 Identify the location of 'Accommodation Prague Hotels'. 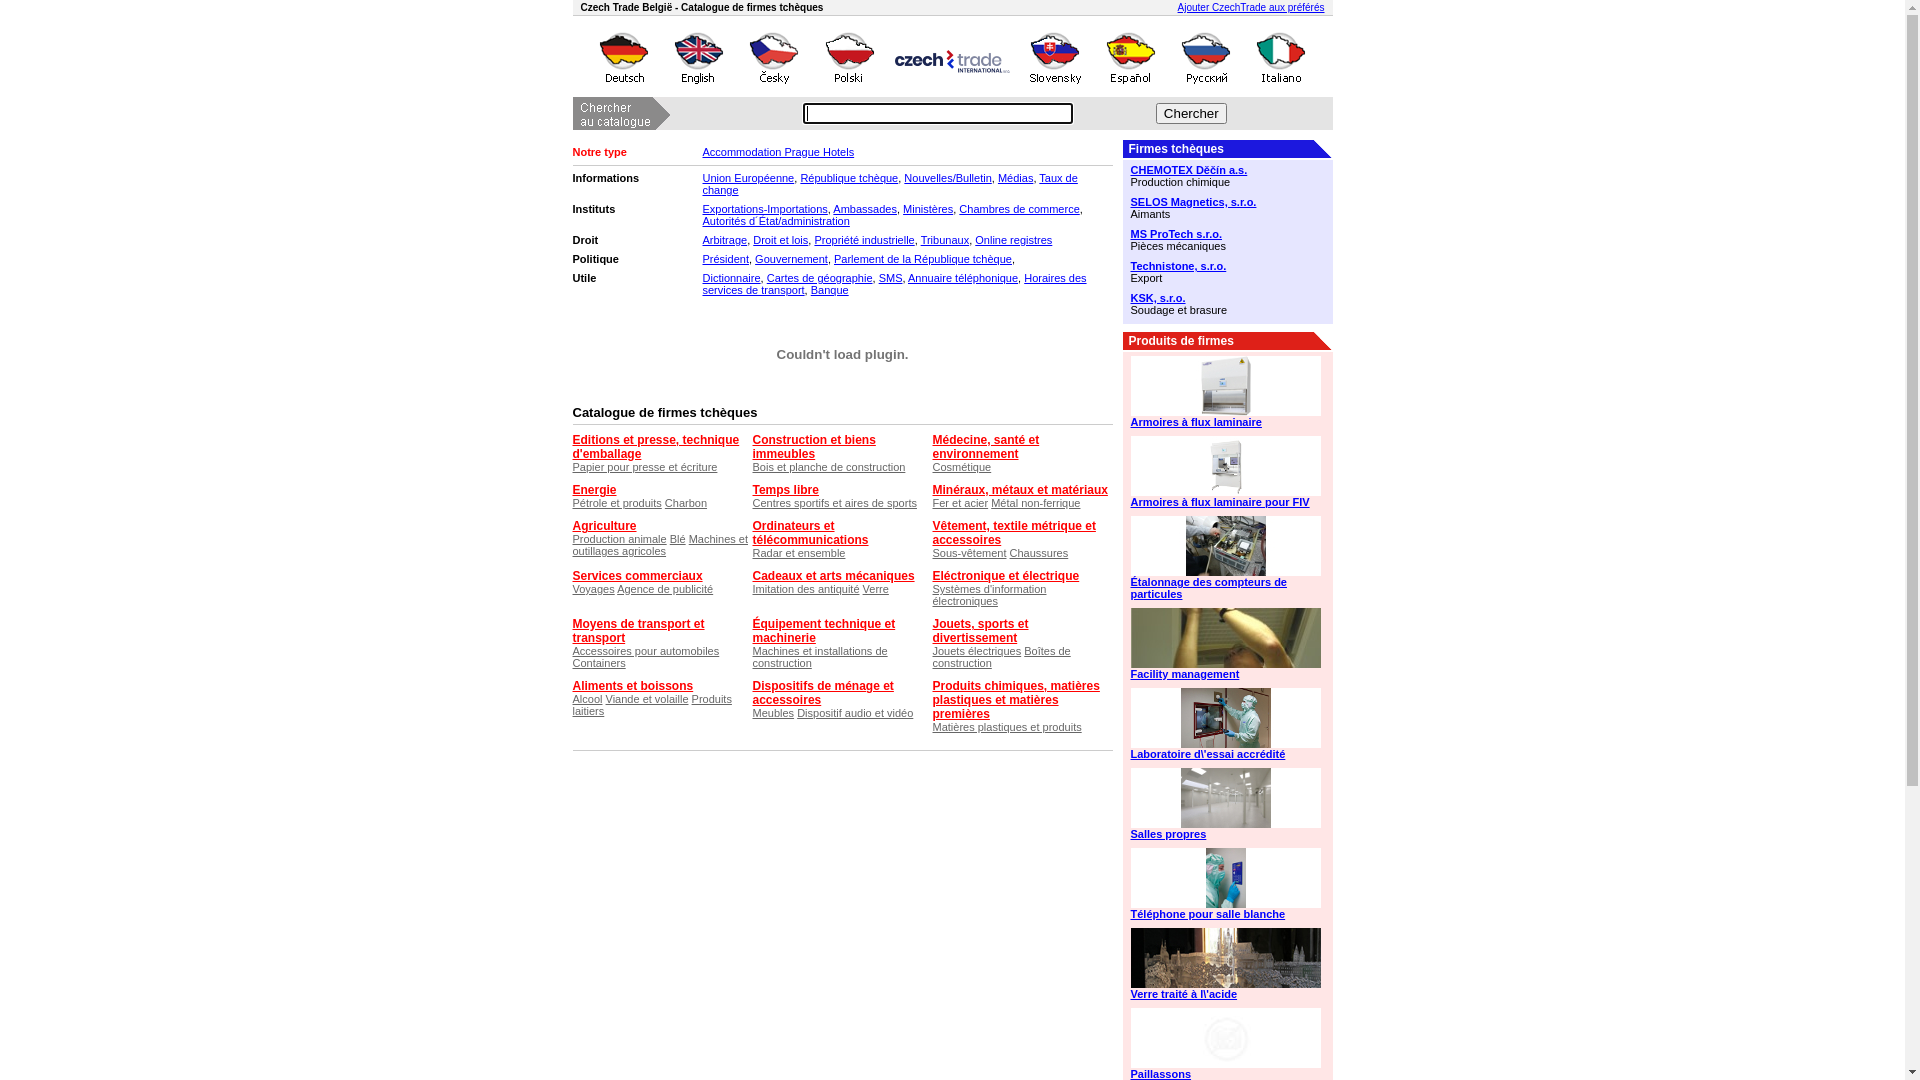
(701, 150).